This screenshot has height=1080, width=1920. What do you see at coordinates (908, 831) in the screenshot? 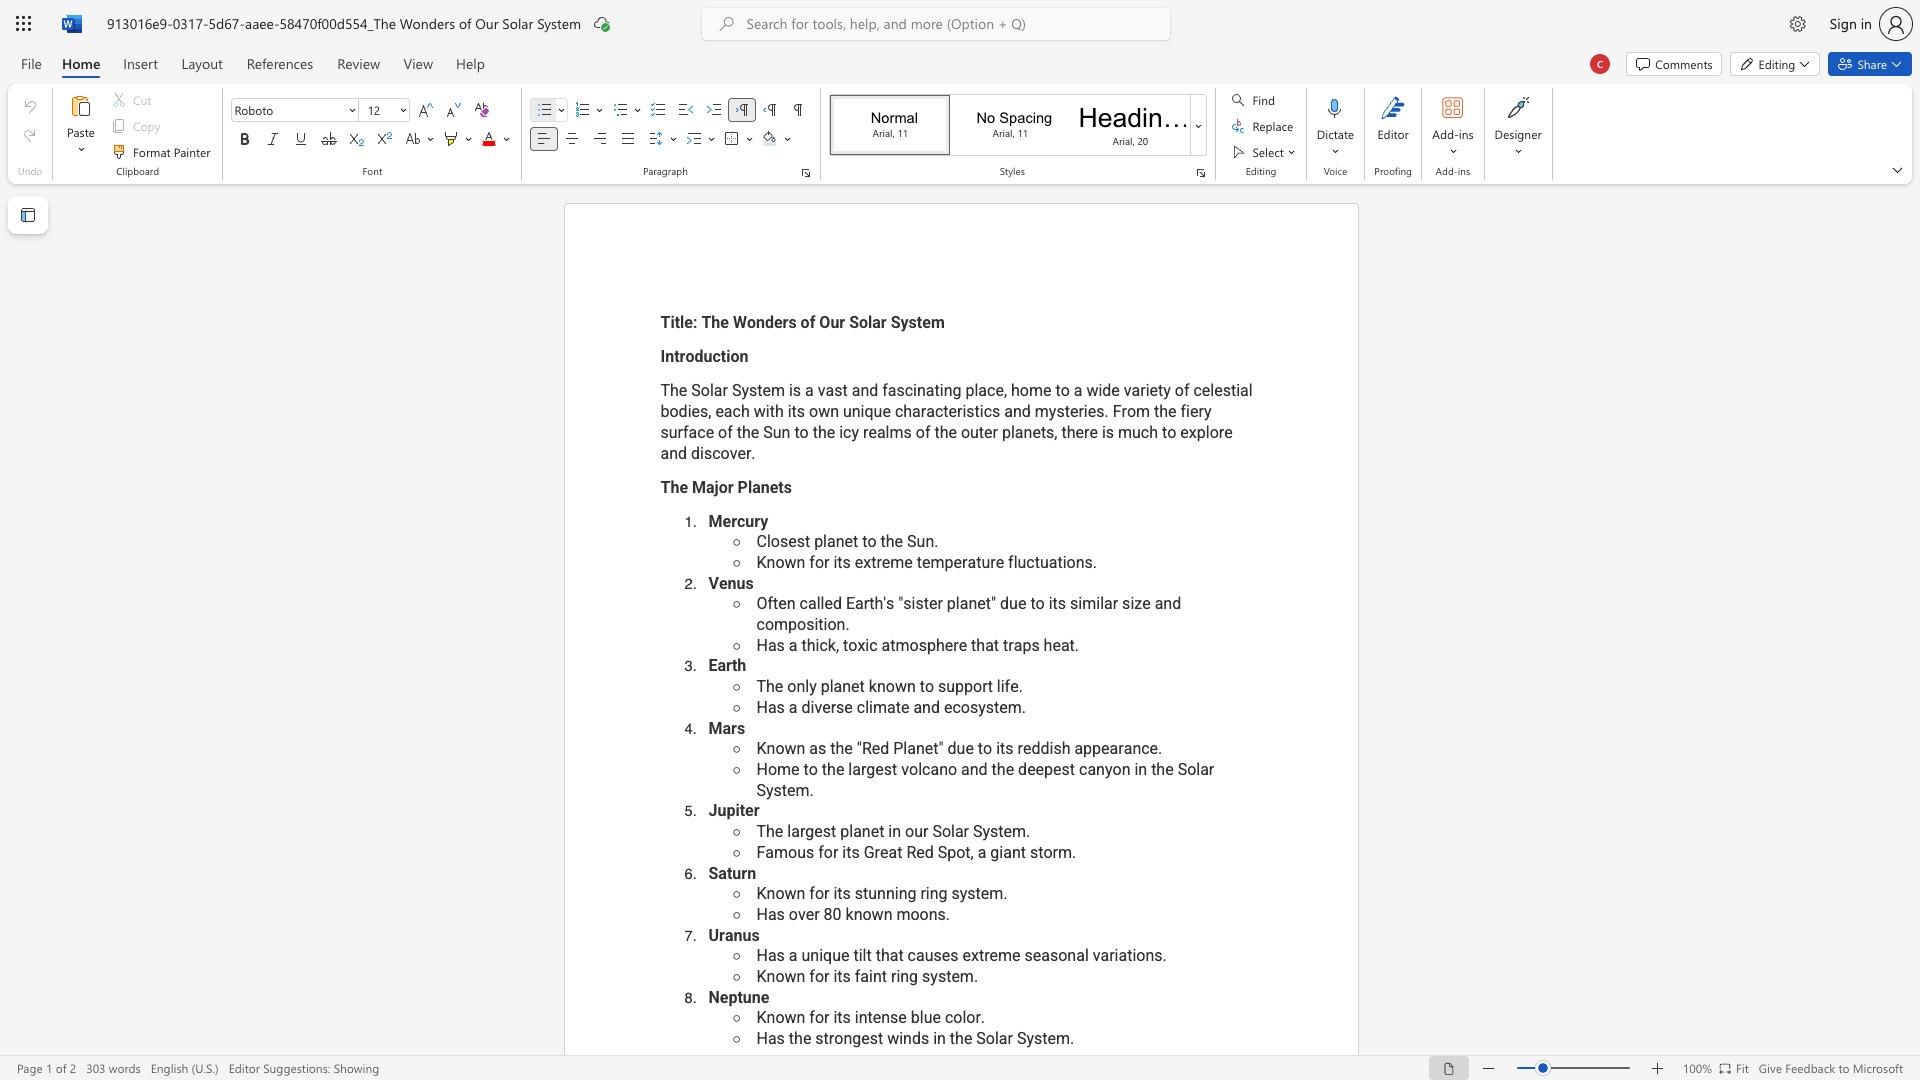
I see `the 1th character "o" in the text` at bounding box center [908, 831].